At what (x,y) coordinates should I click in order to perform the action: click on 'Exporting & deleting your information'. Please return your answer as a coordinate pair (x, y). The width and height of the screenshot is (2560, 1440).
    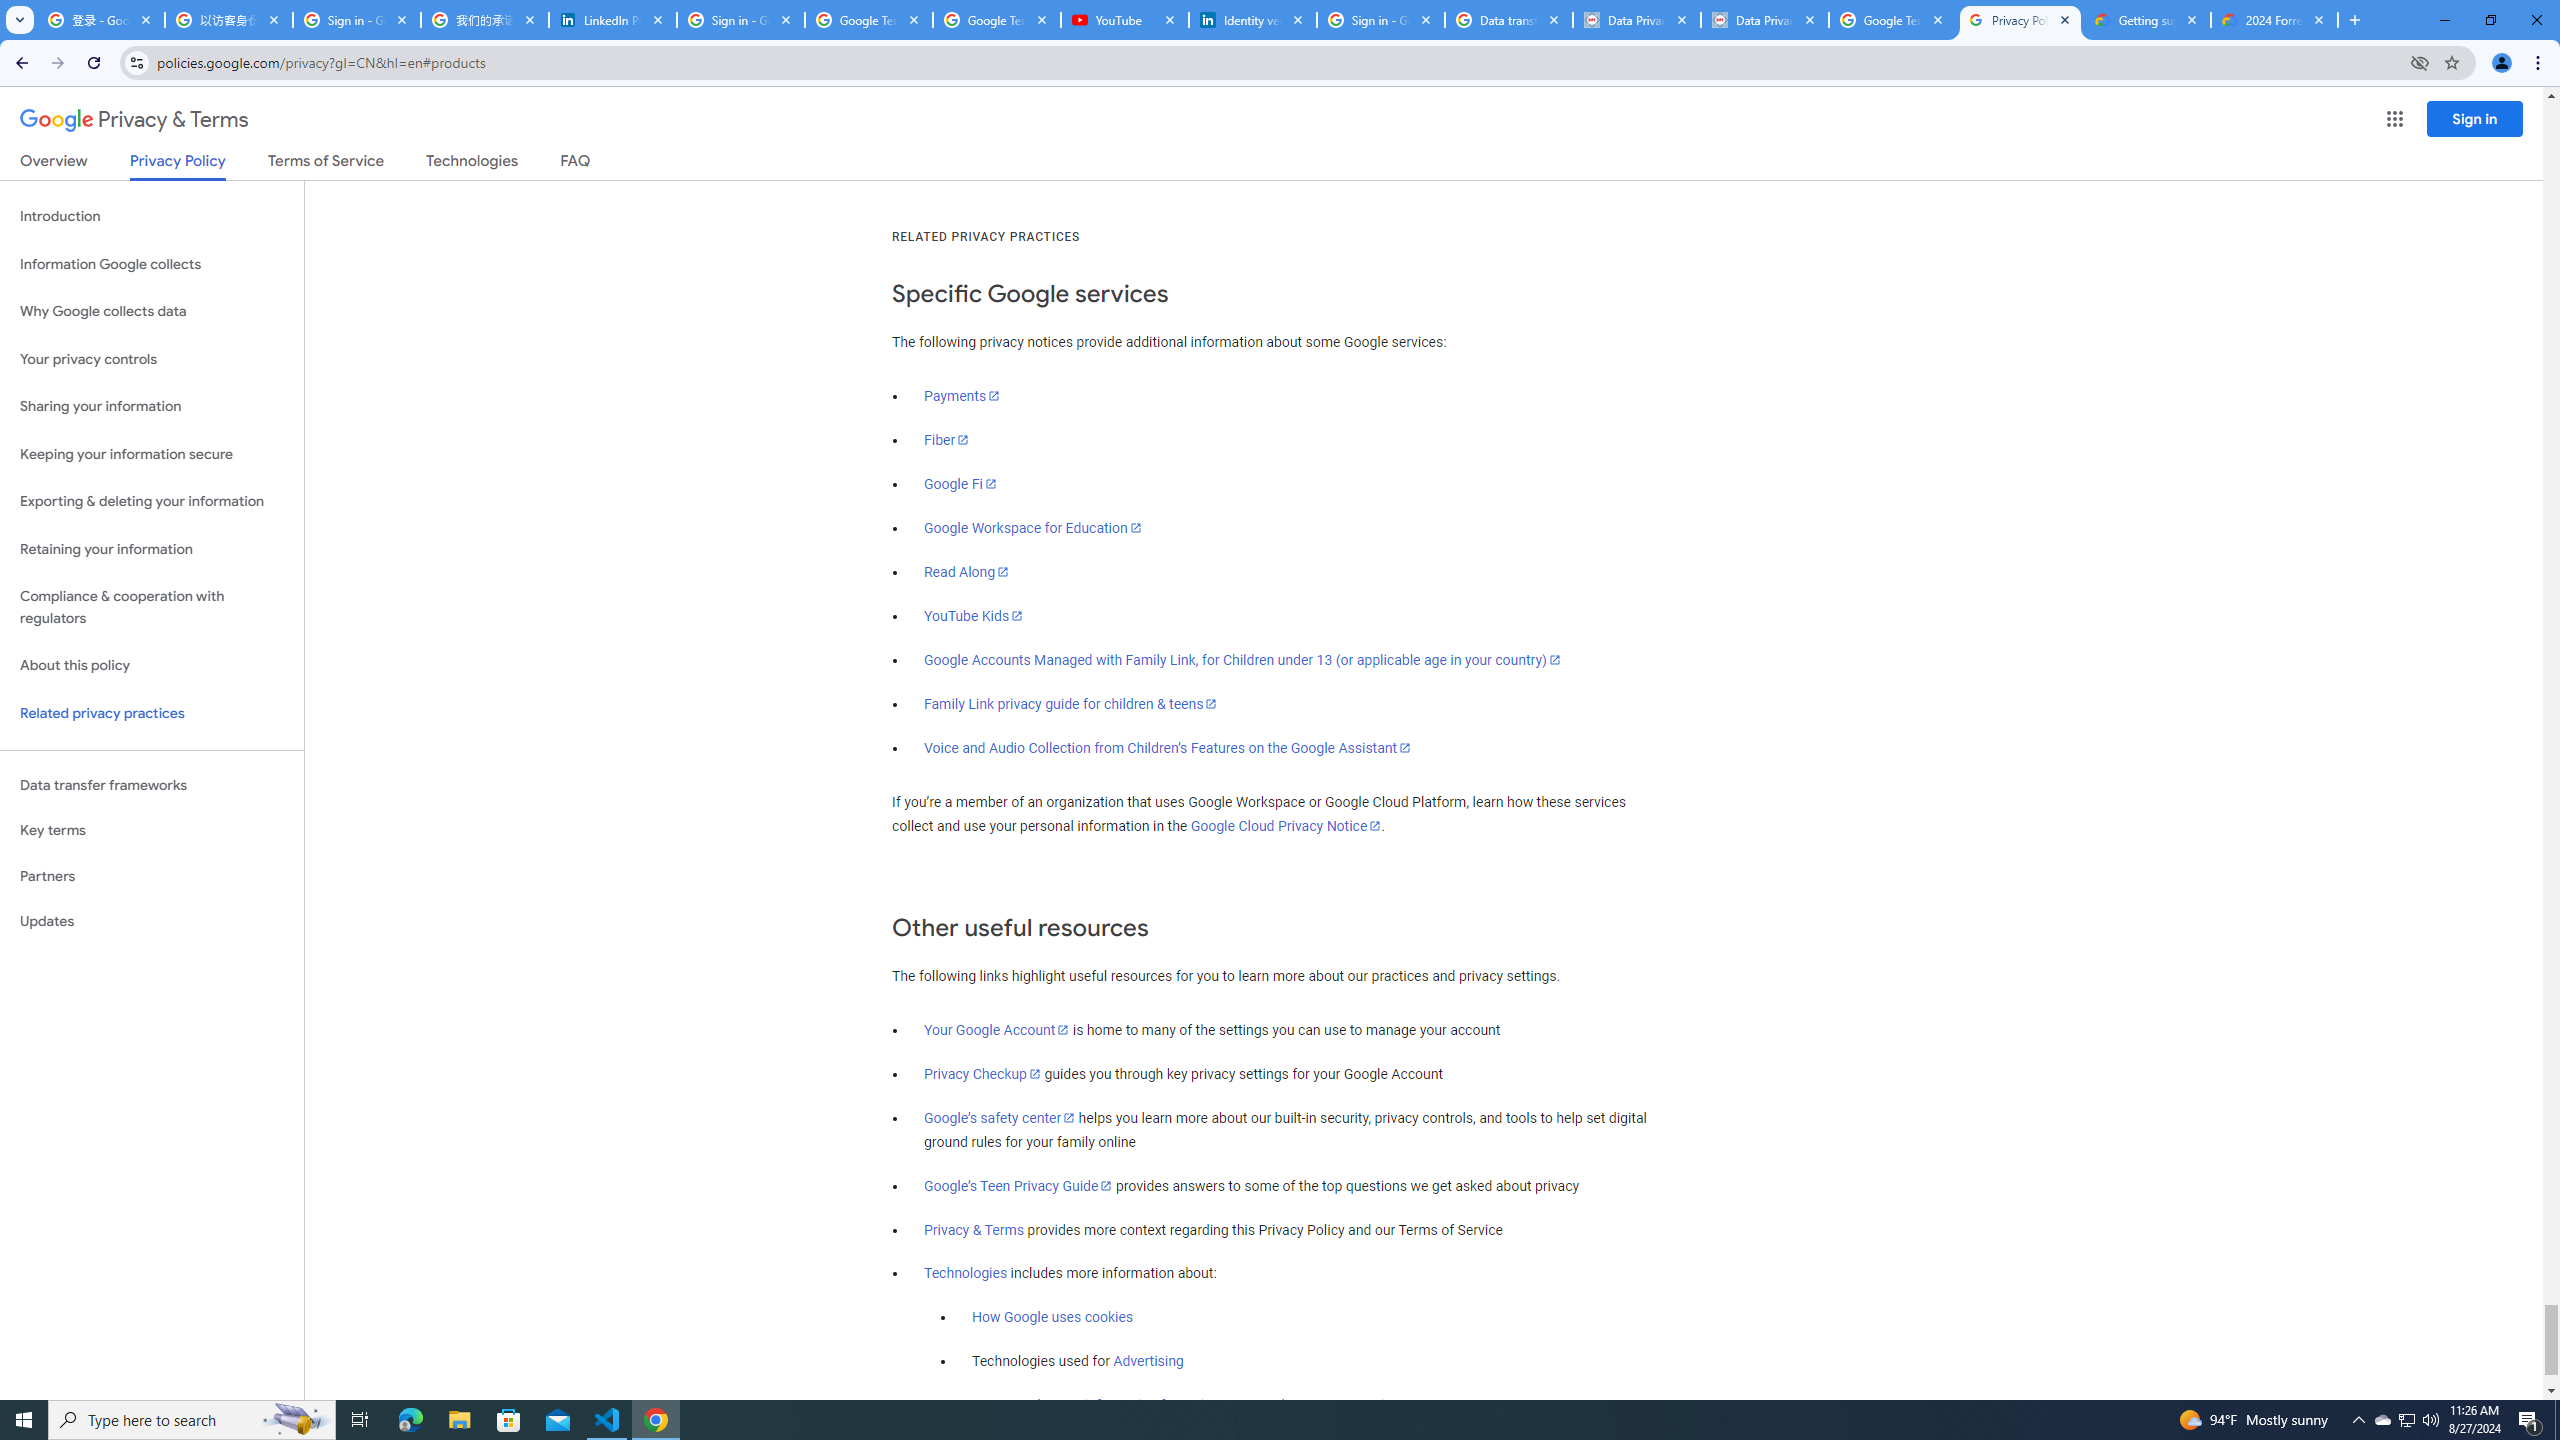
    Looking at the image, I should click on (151, 501).